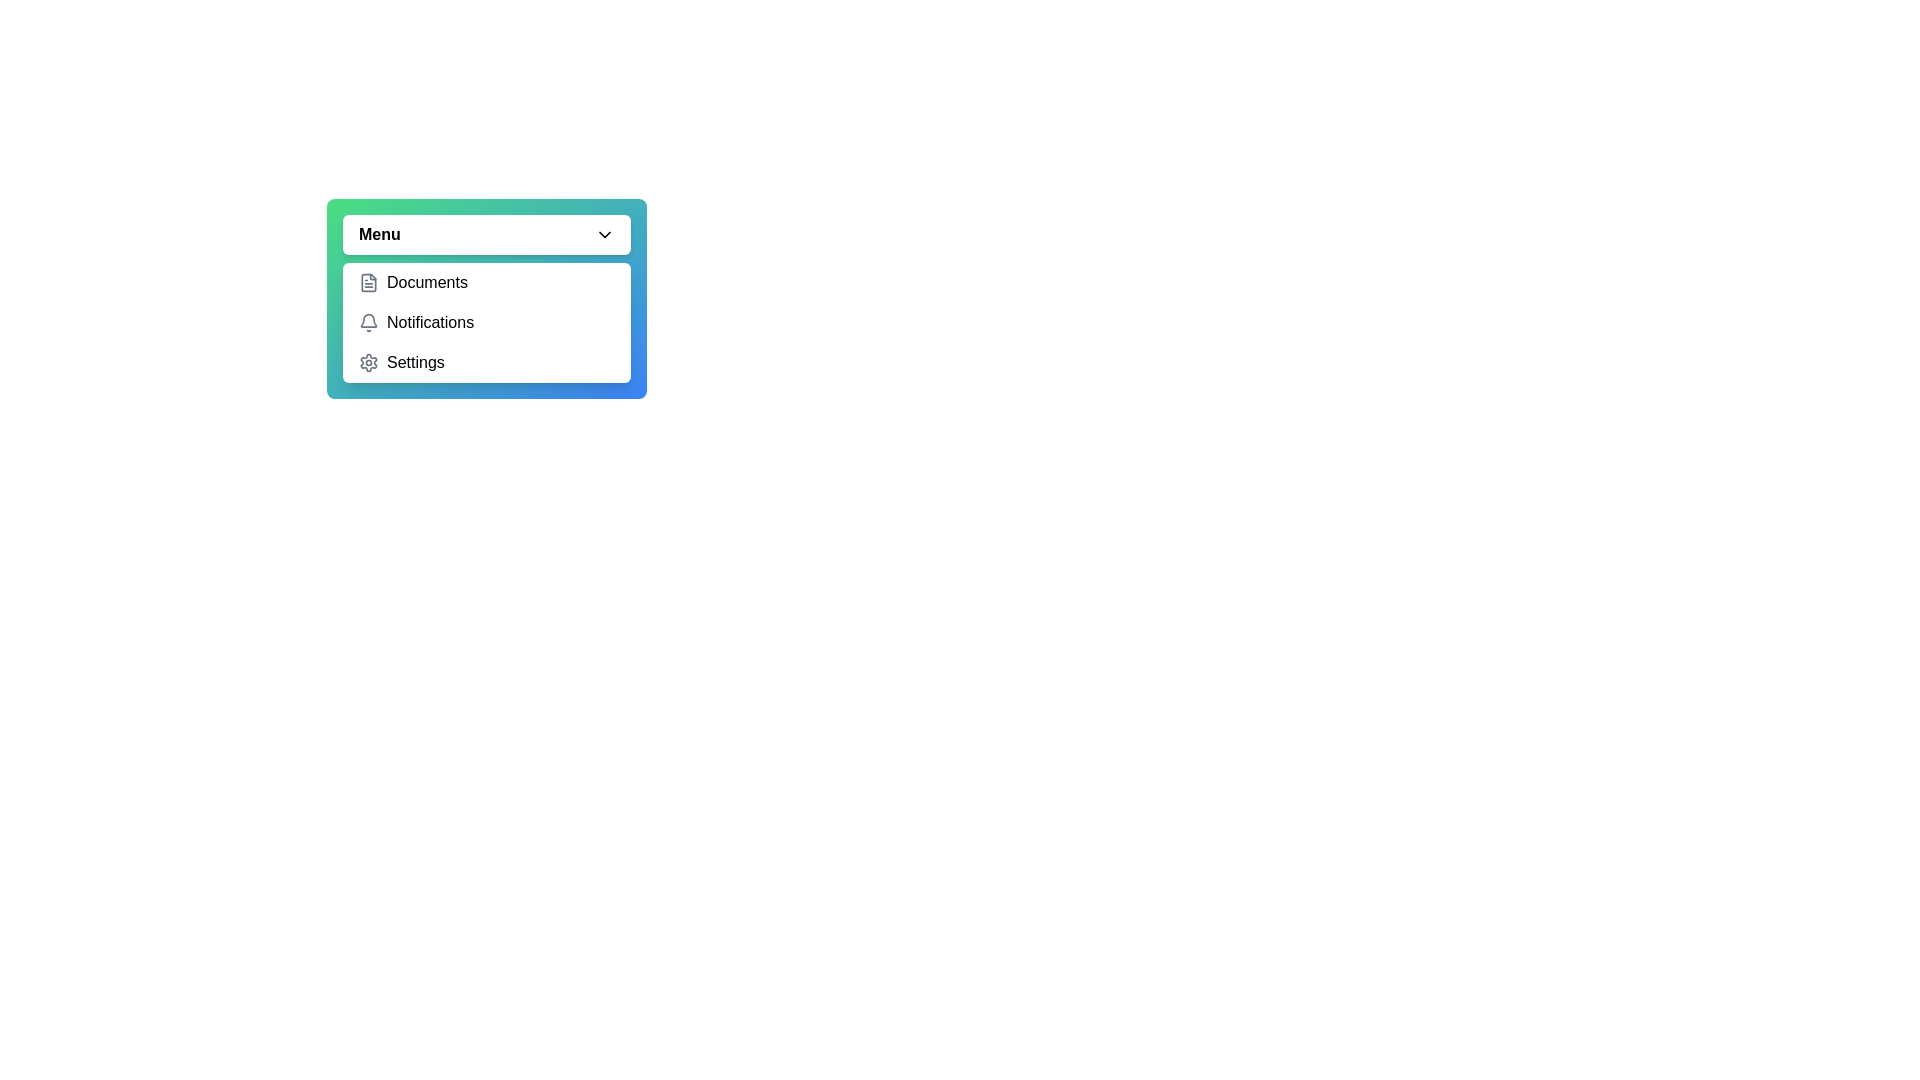 This screenshot has width=1920, height=1080. Describe the element at coordinates (369, 322) in the screenshot. I see `the bell-shaped icon used for notifications, which is located to the left of the 'Notifications' label in the dropdown menu` at that location.